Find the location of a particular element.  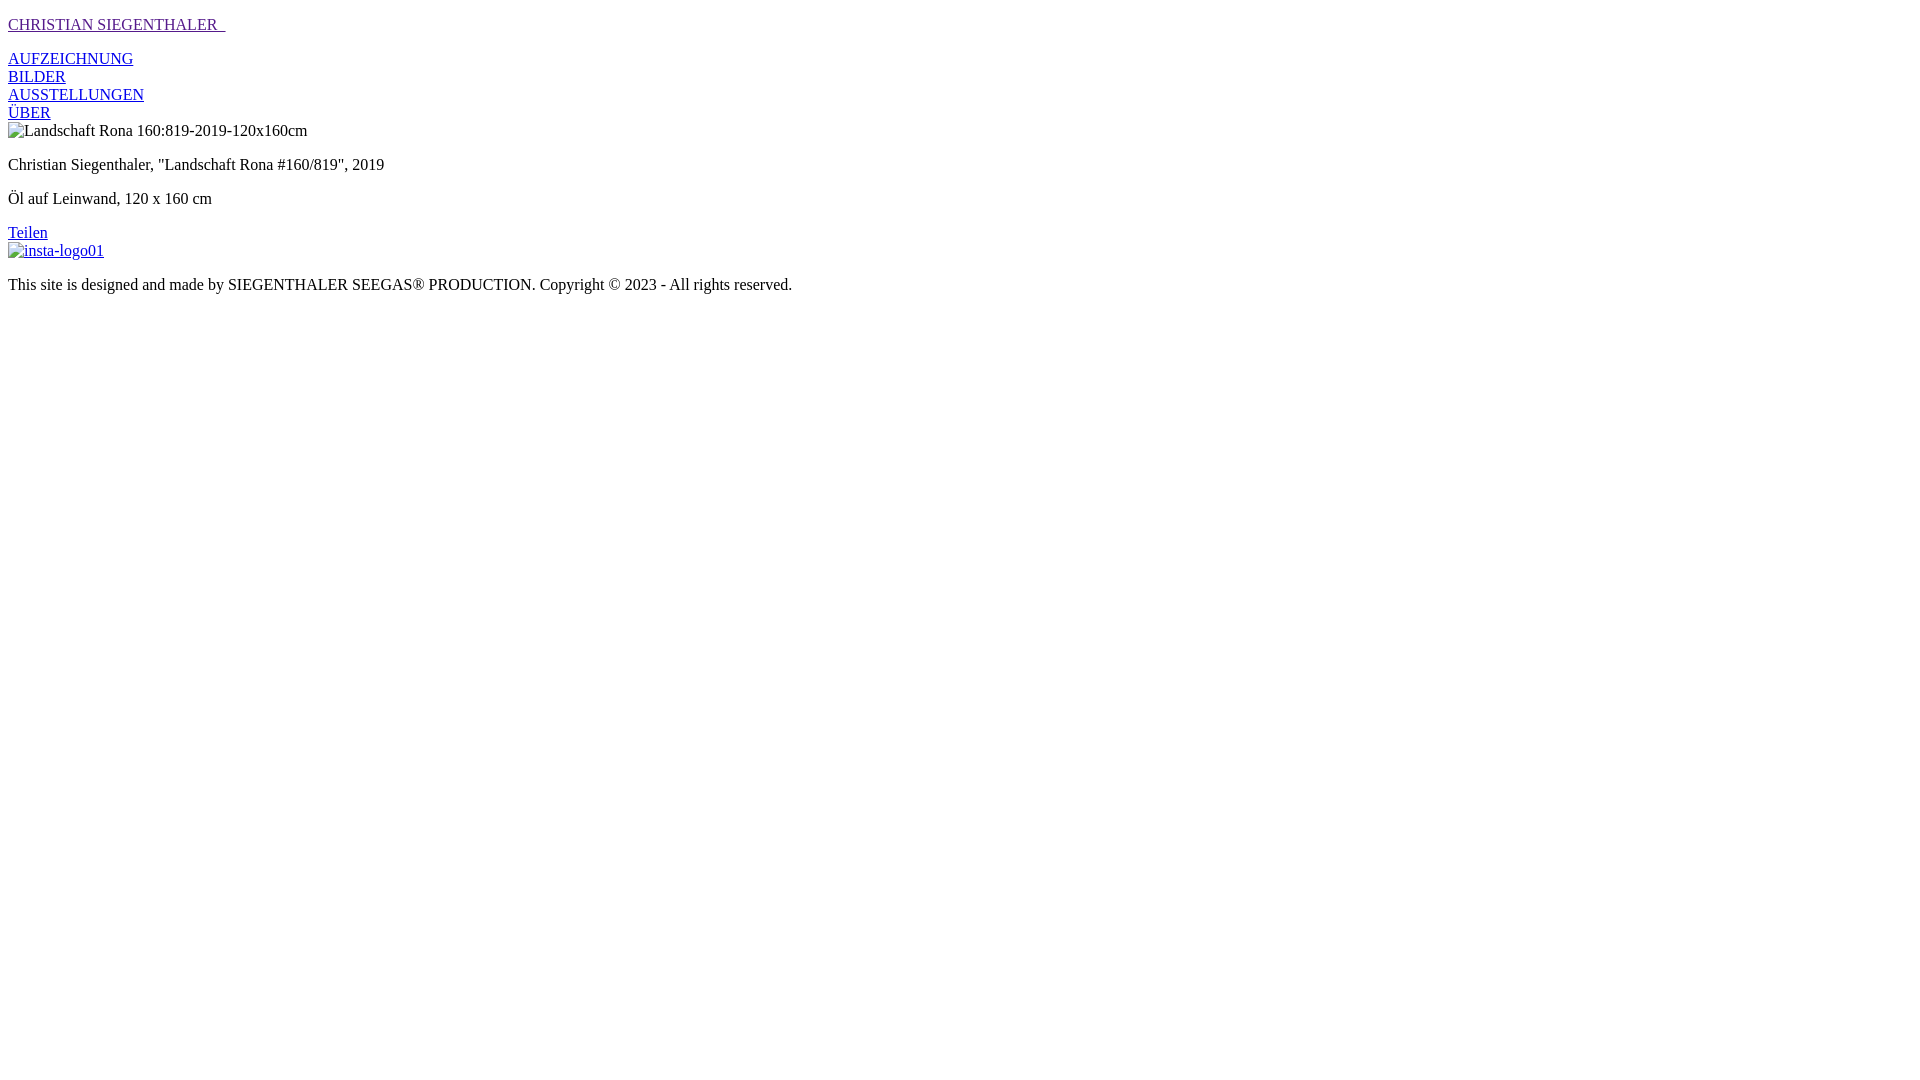

'Teilen' is located at coordinates (28, 231).